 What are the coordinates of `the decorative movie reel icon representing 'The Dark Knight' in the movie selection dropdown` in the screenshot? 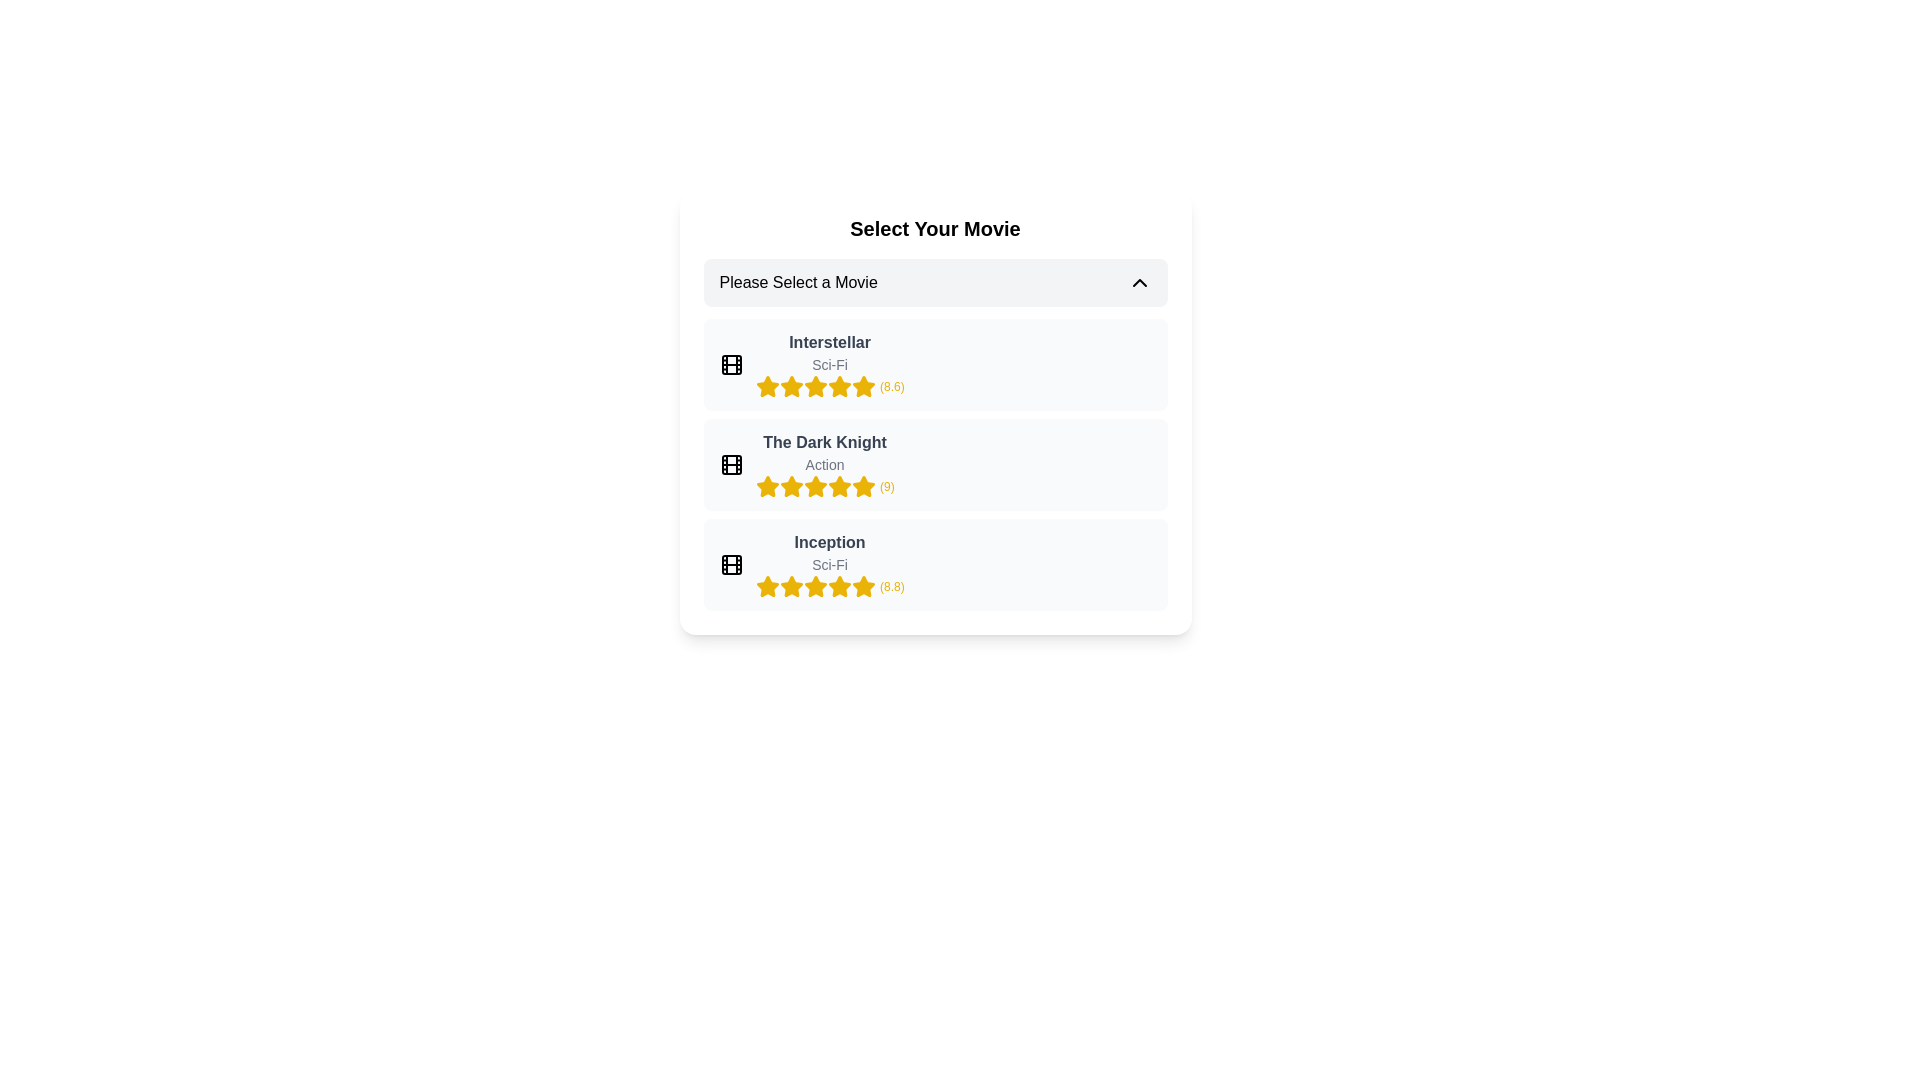 It's located at (730, 465).